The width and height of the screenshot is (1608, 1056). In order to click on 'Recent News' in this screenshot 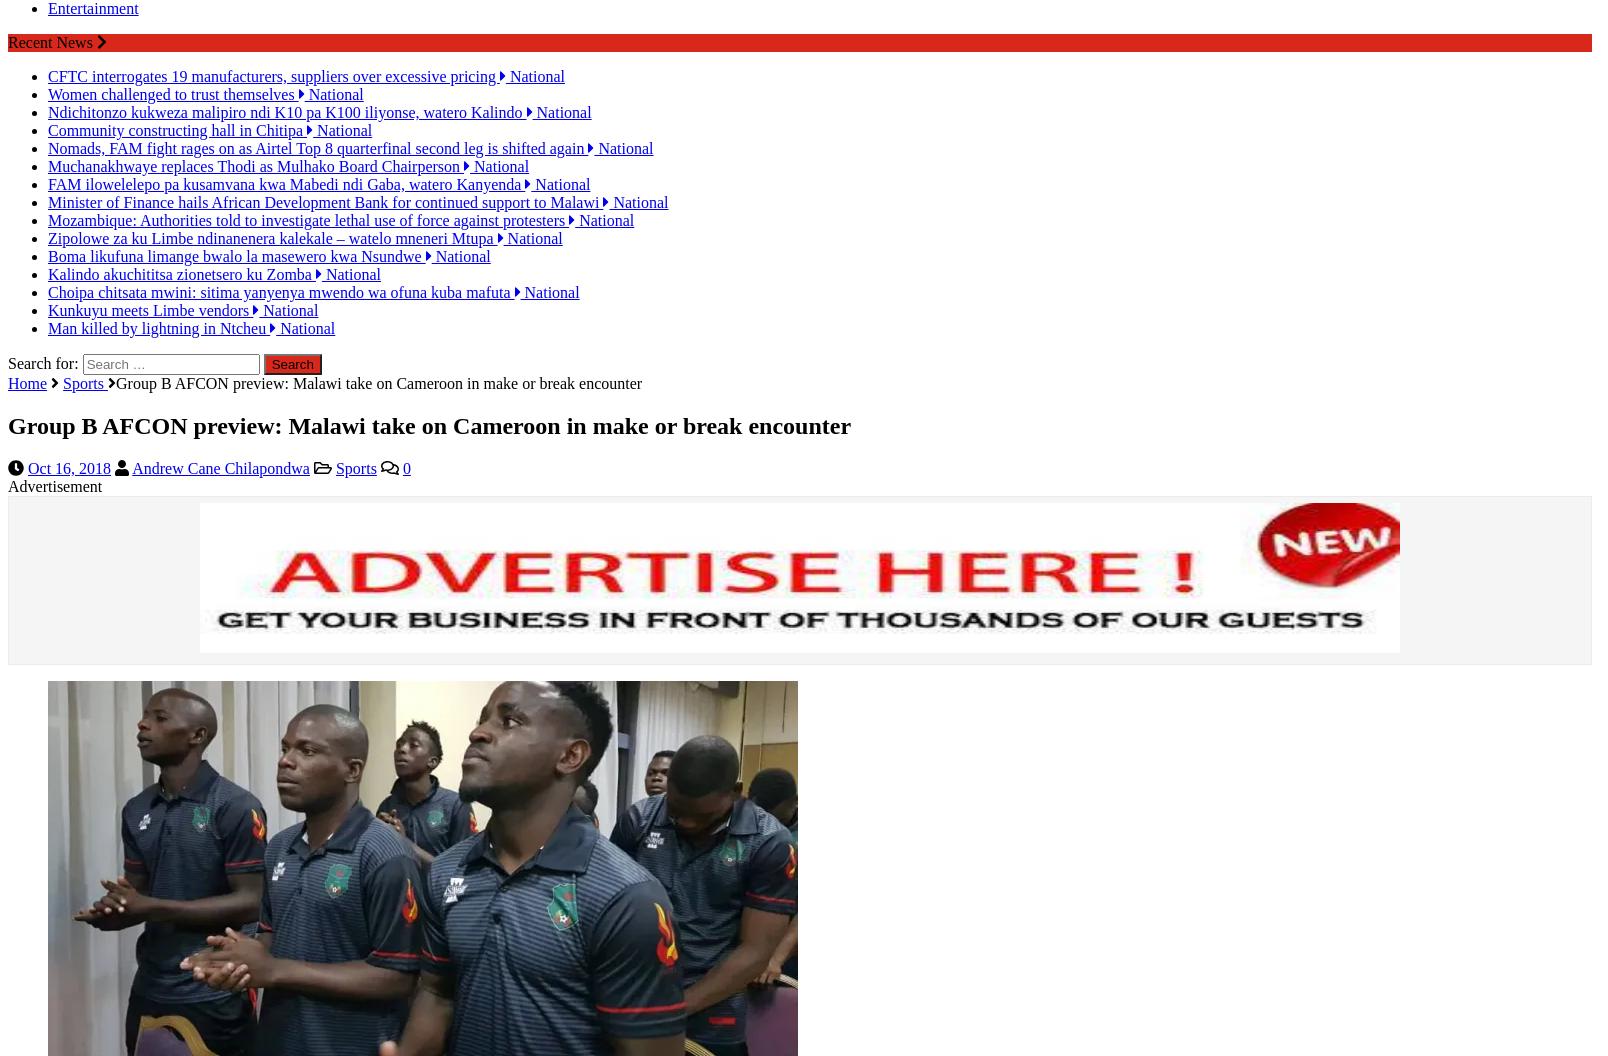, I will do `click(7, 42)`.